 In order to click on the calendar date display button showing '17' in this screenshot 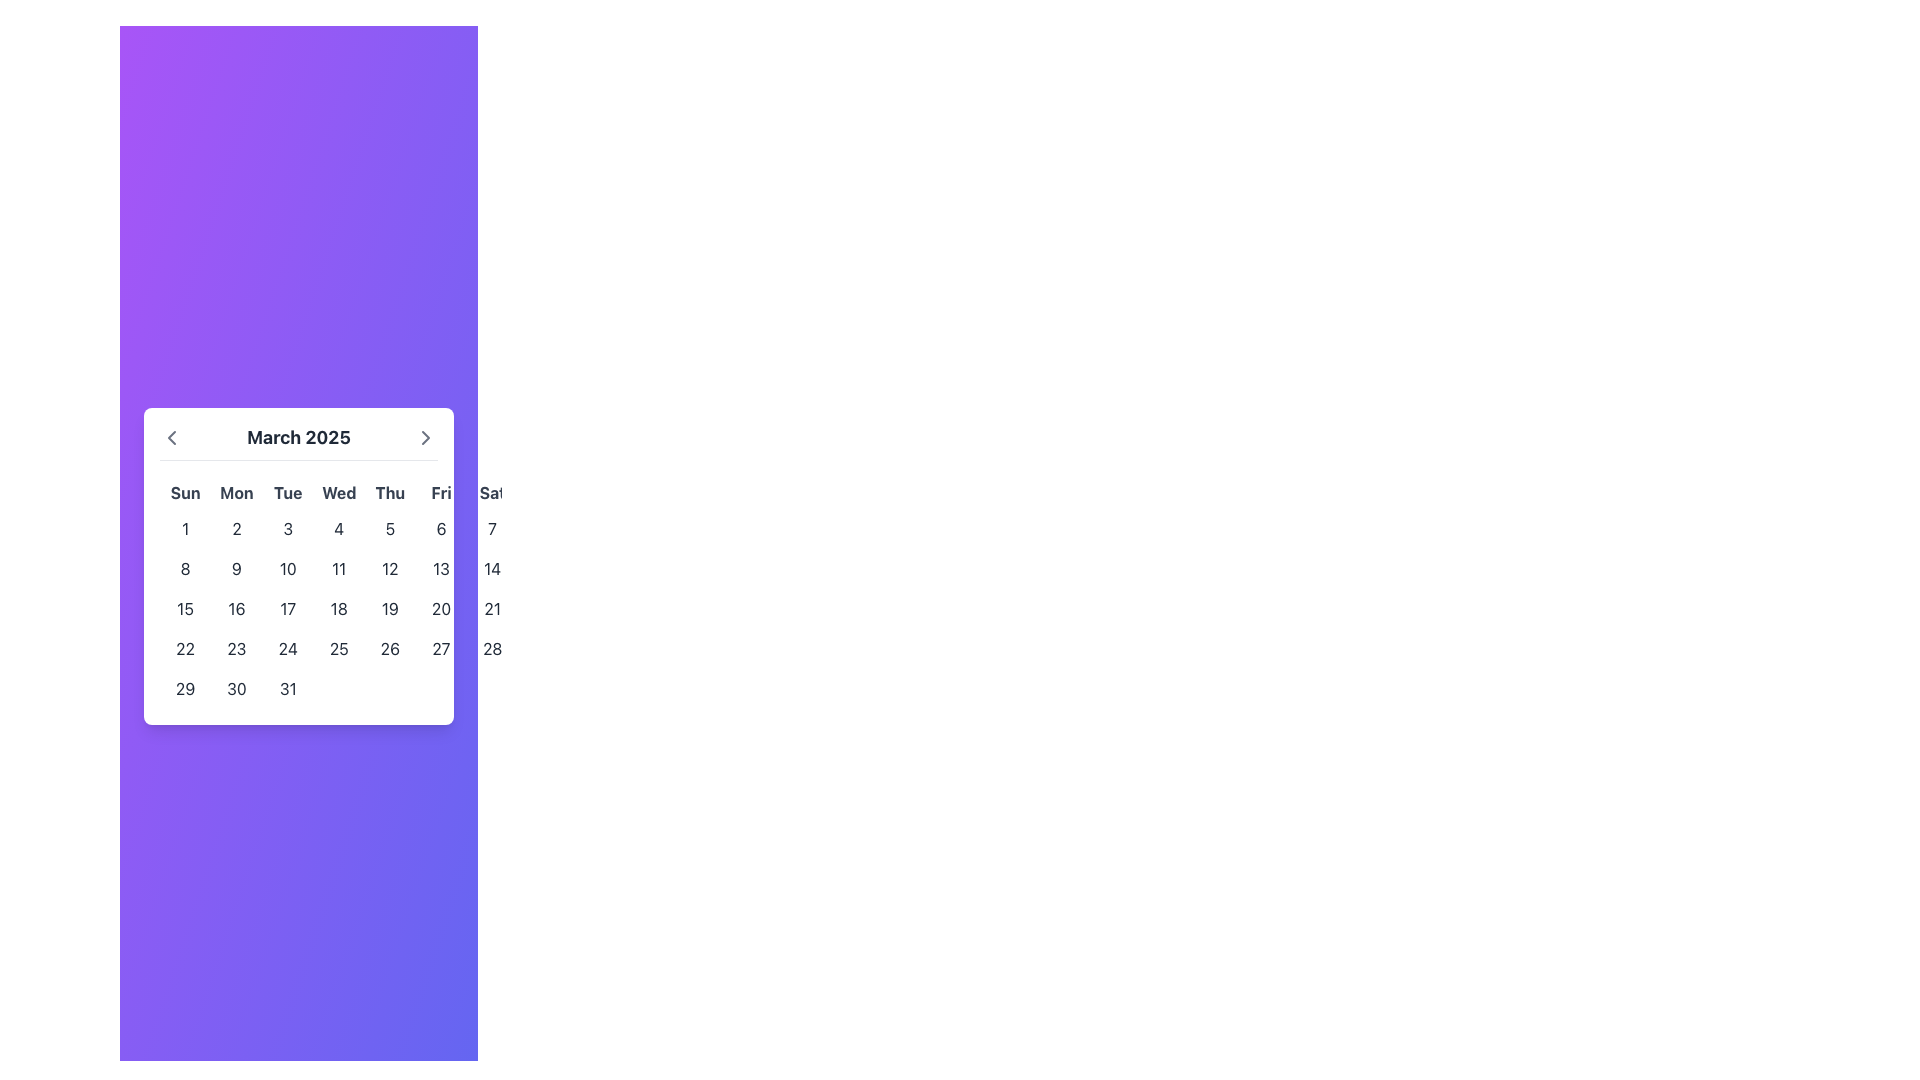, I will do `click(287, 607)`.